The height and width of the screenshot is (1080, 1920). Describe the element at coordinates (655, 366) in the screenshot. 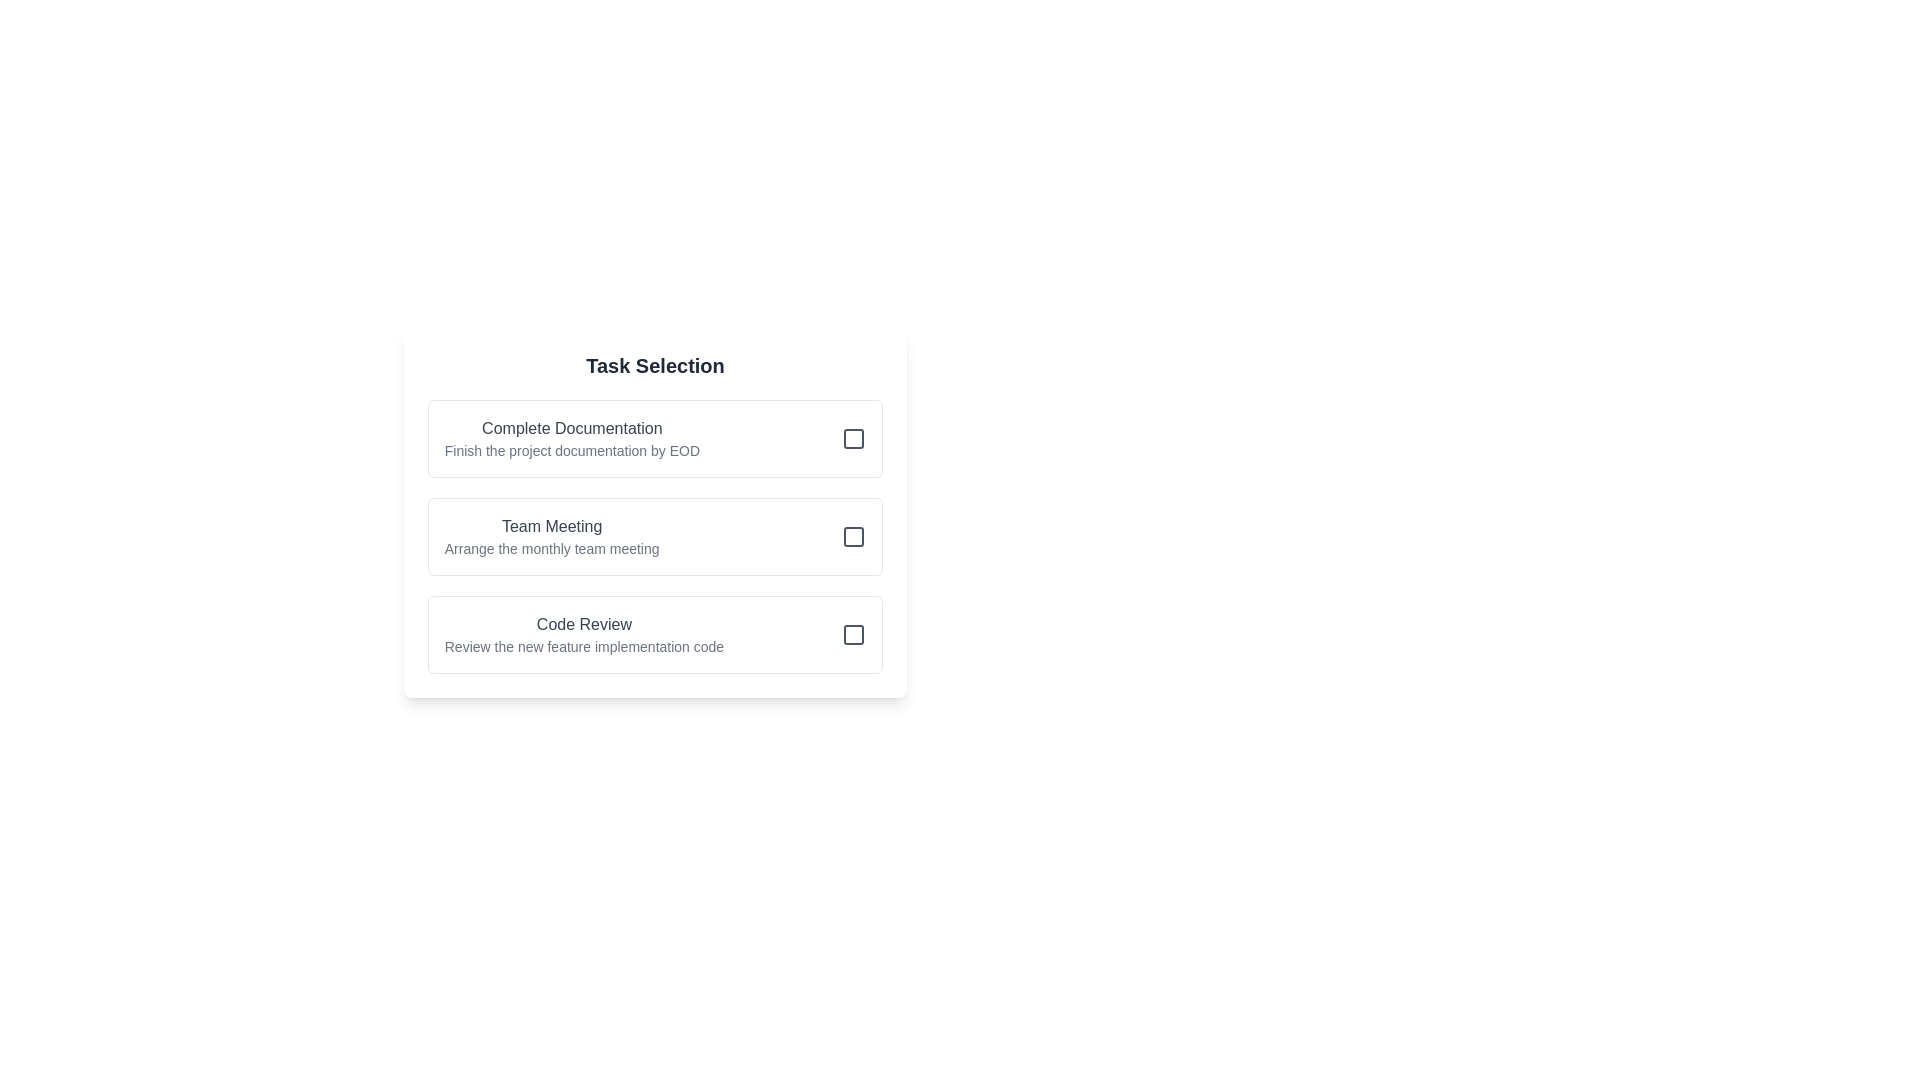

I see `the 'Task Selection' text header, which is a prominent title located at the top of a white panel within a card layout` at that location.